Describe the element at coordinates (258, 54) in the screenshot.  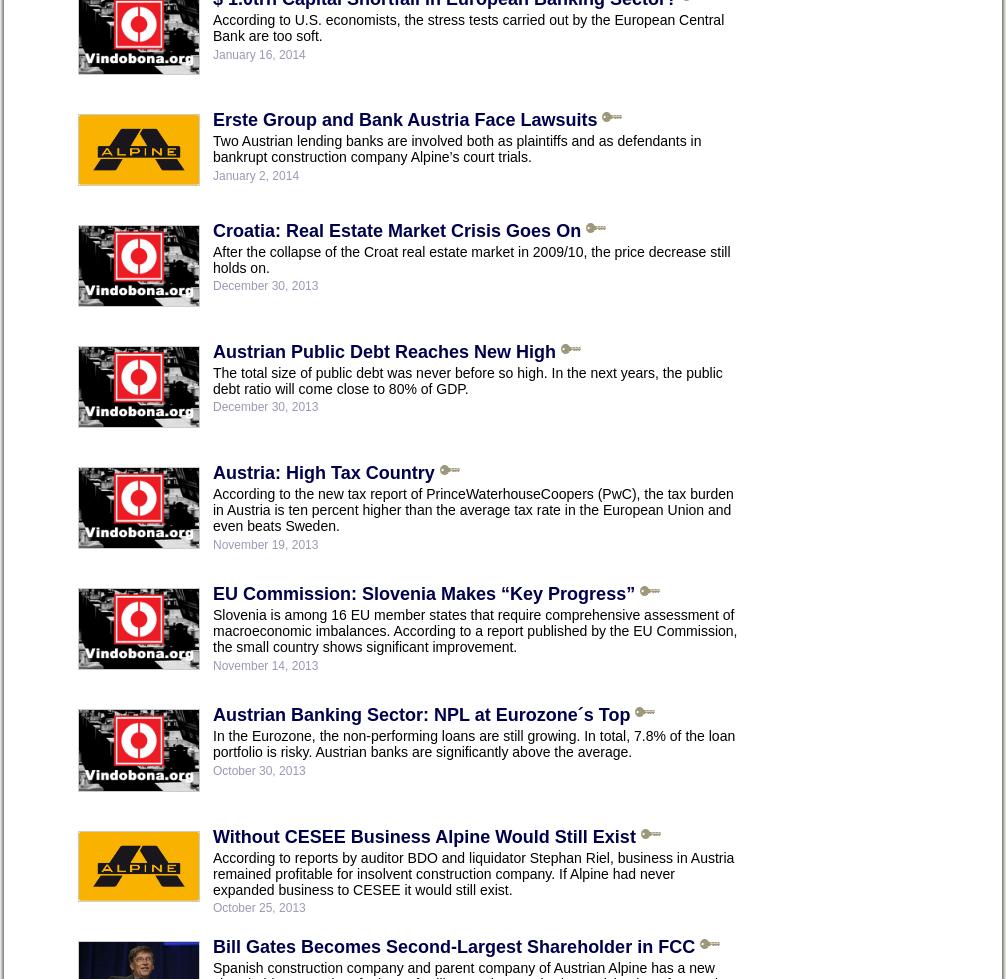
I see `'January 16, 2014'` at that location.